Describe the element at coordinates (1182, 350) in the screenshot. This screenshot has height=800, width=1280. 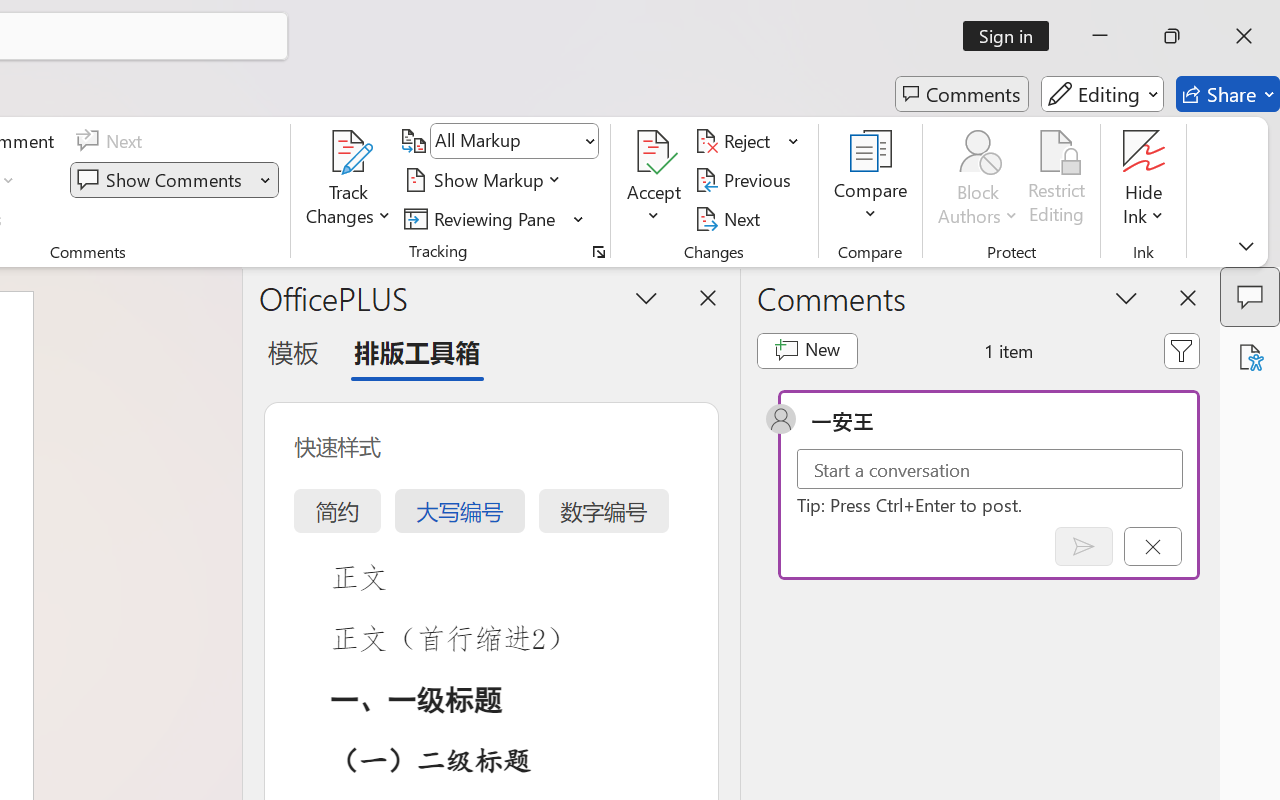
I see `'Filter'` at that location.